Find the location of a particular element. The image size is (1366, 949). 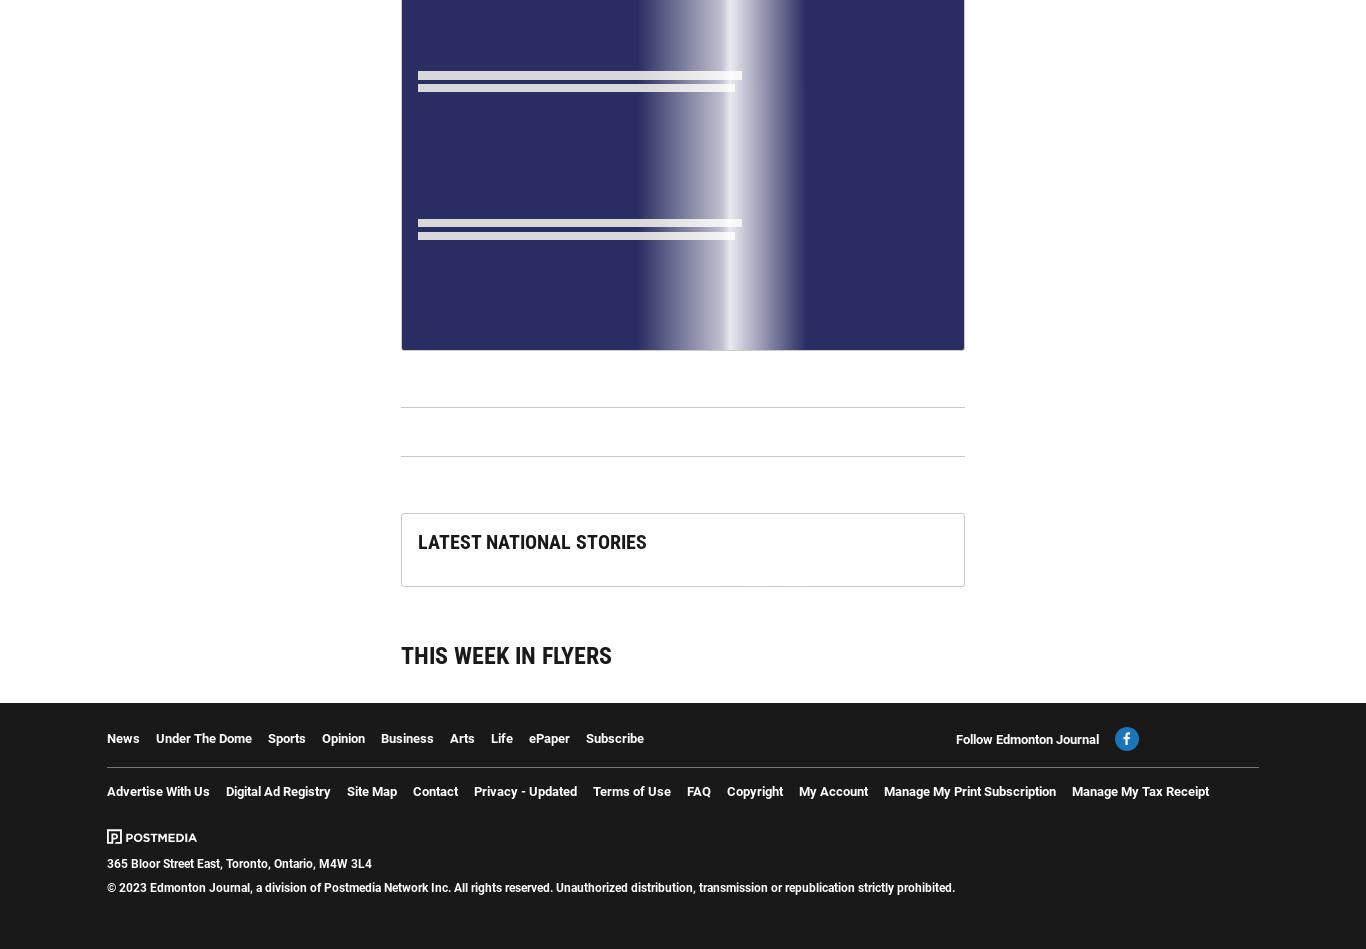

'Site Map' is located at coordinates (345, 791).